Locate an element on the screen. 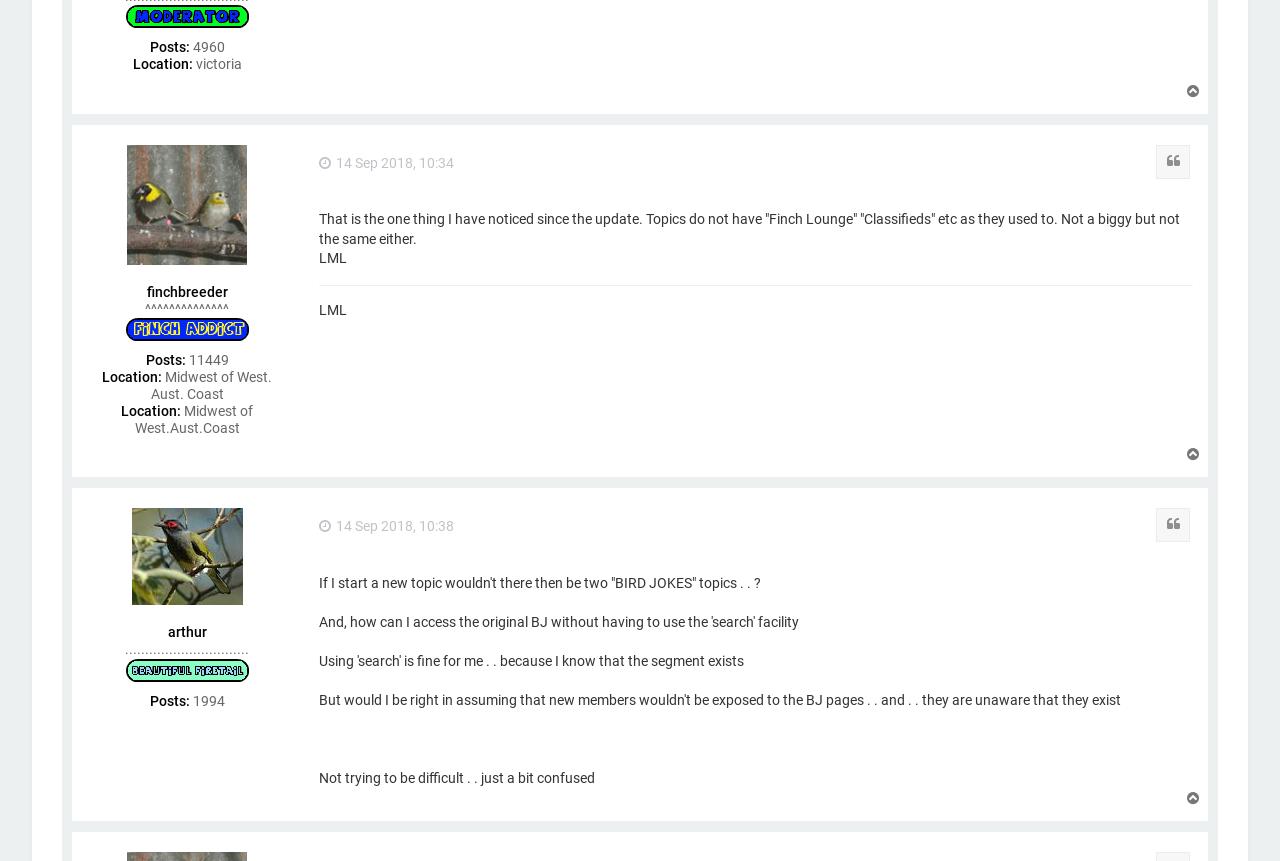  '4960' is located at coordinates (206, 47).